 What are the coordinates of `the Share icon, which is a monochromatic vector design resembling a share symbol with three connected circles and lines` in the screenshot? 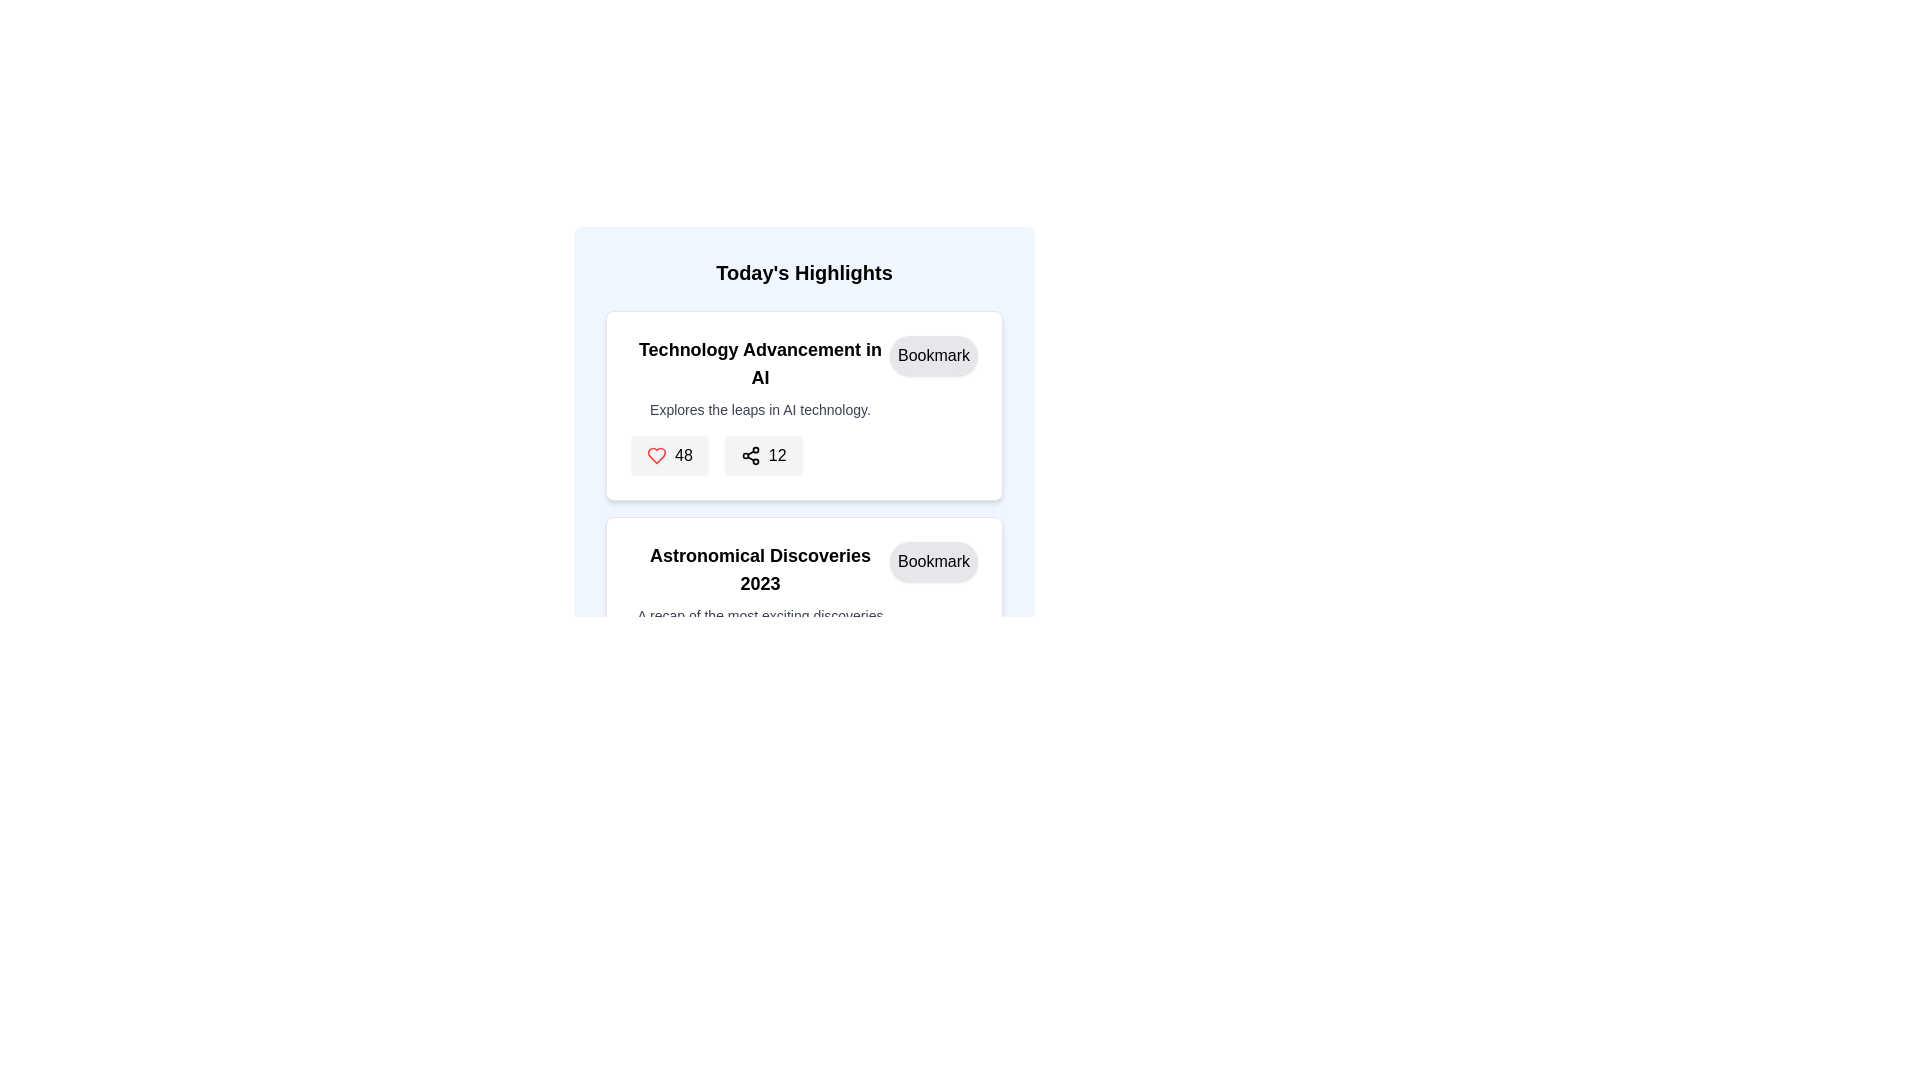 It's located at (749, 455).